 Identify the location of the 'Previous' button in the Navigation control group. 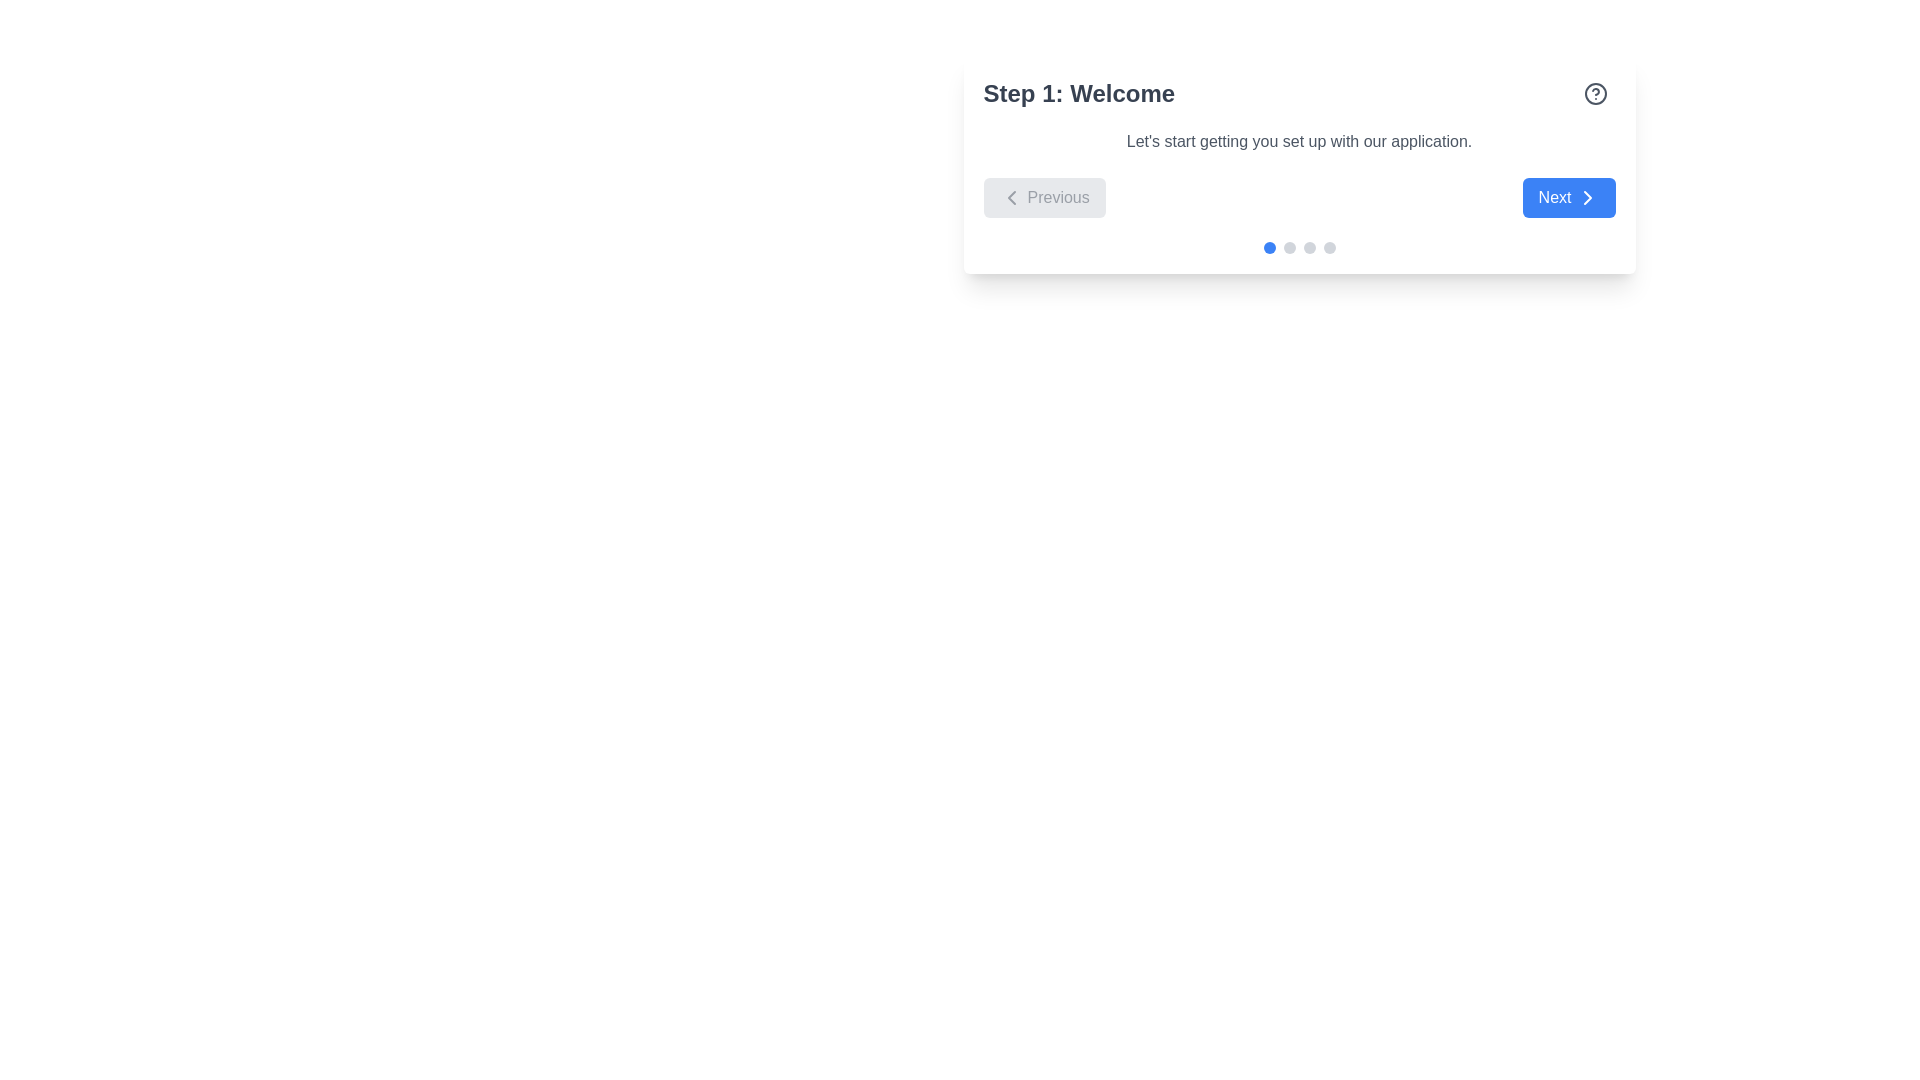
(1299, 197).